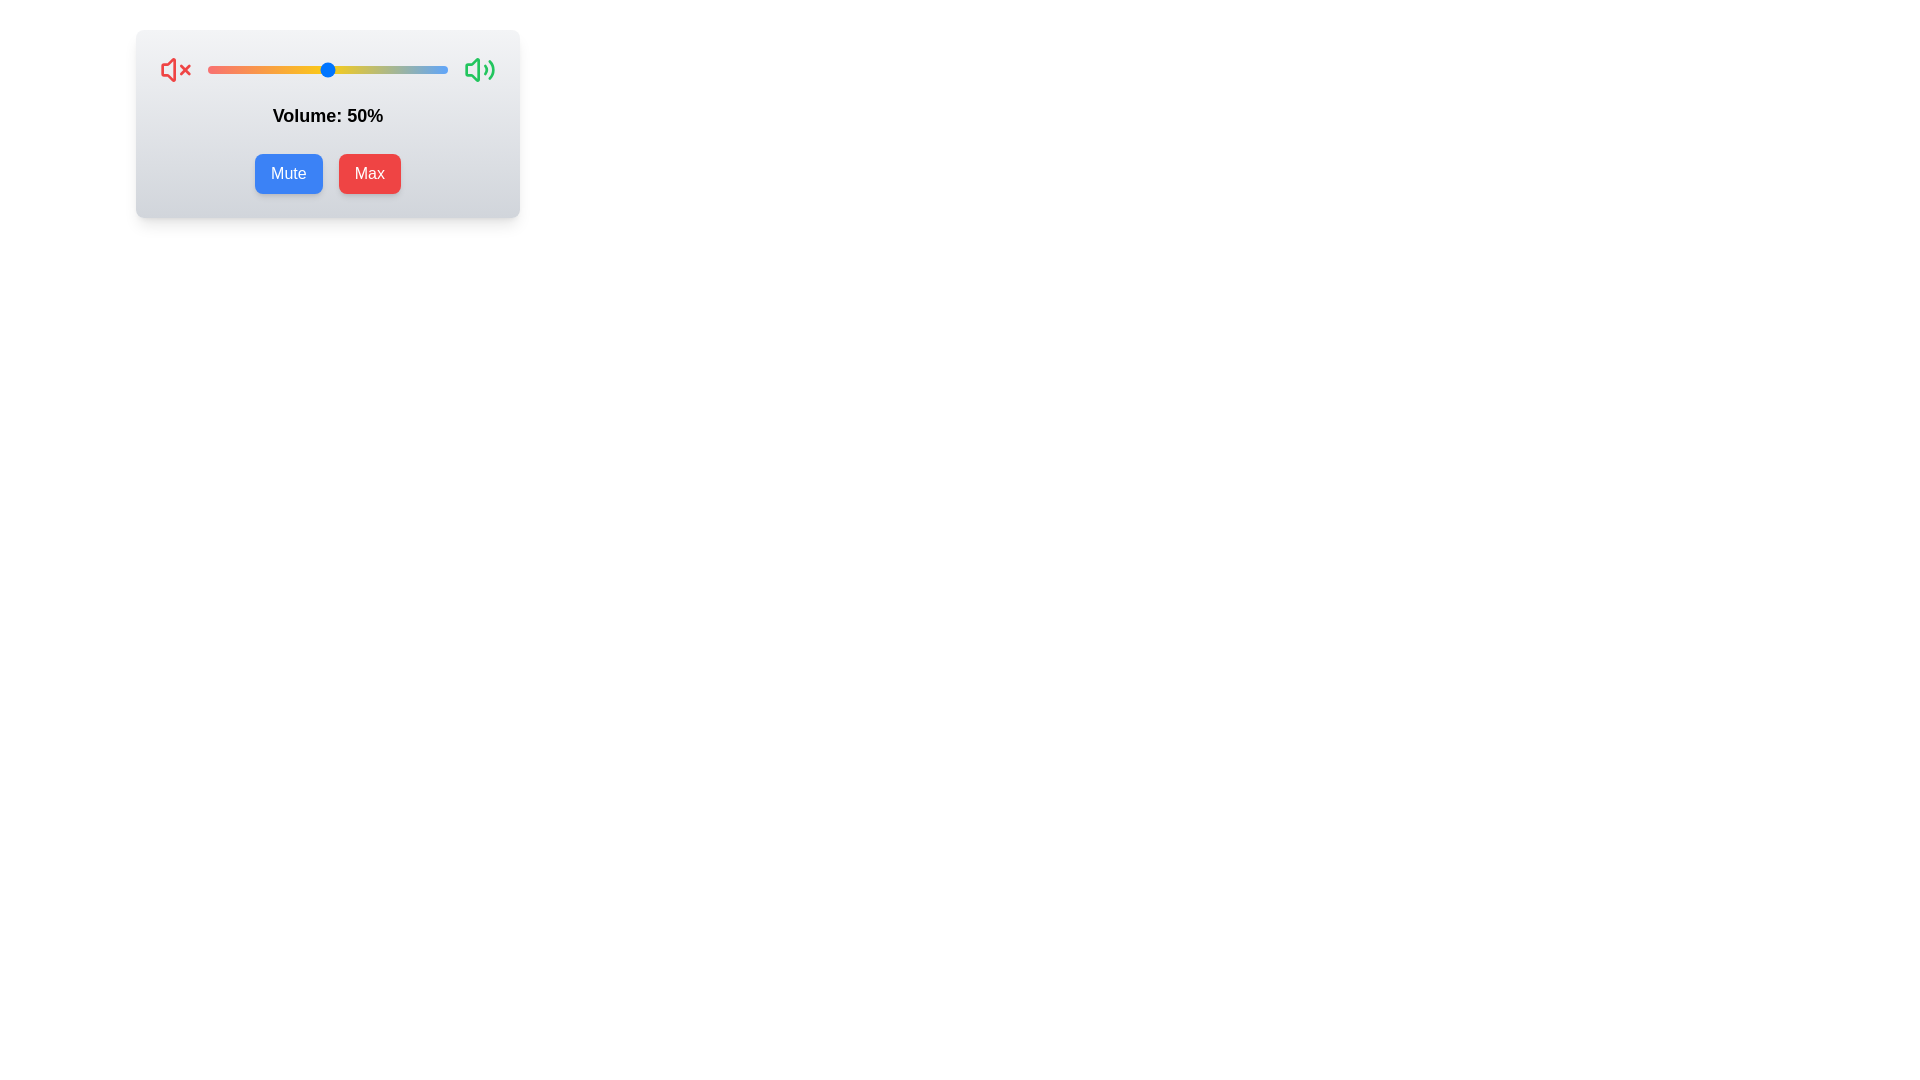 The width and height of the screenshot is (1920, 1080). What do you see at coordinates (347, 68) in the screenshot?
I see `the volume slider to 58% level` at bounding box center [347, 68].